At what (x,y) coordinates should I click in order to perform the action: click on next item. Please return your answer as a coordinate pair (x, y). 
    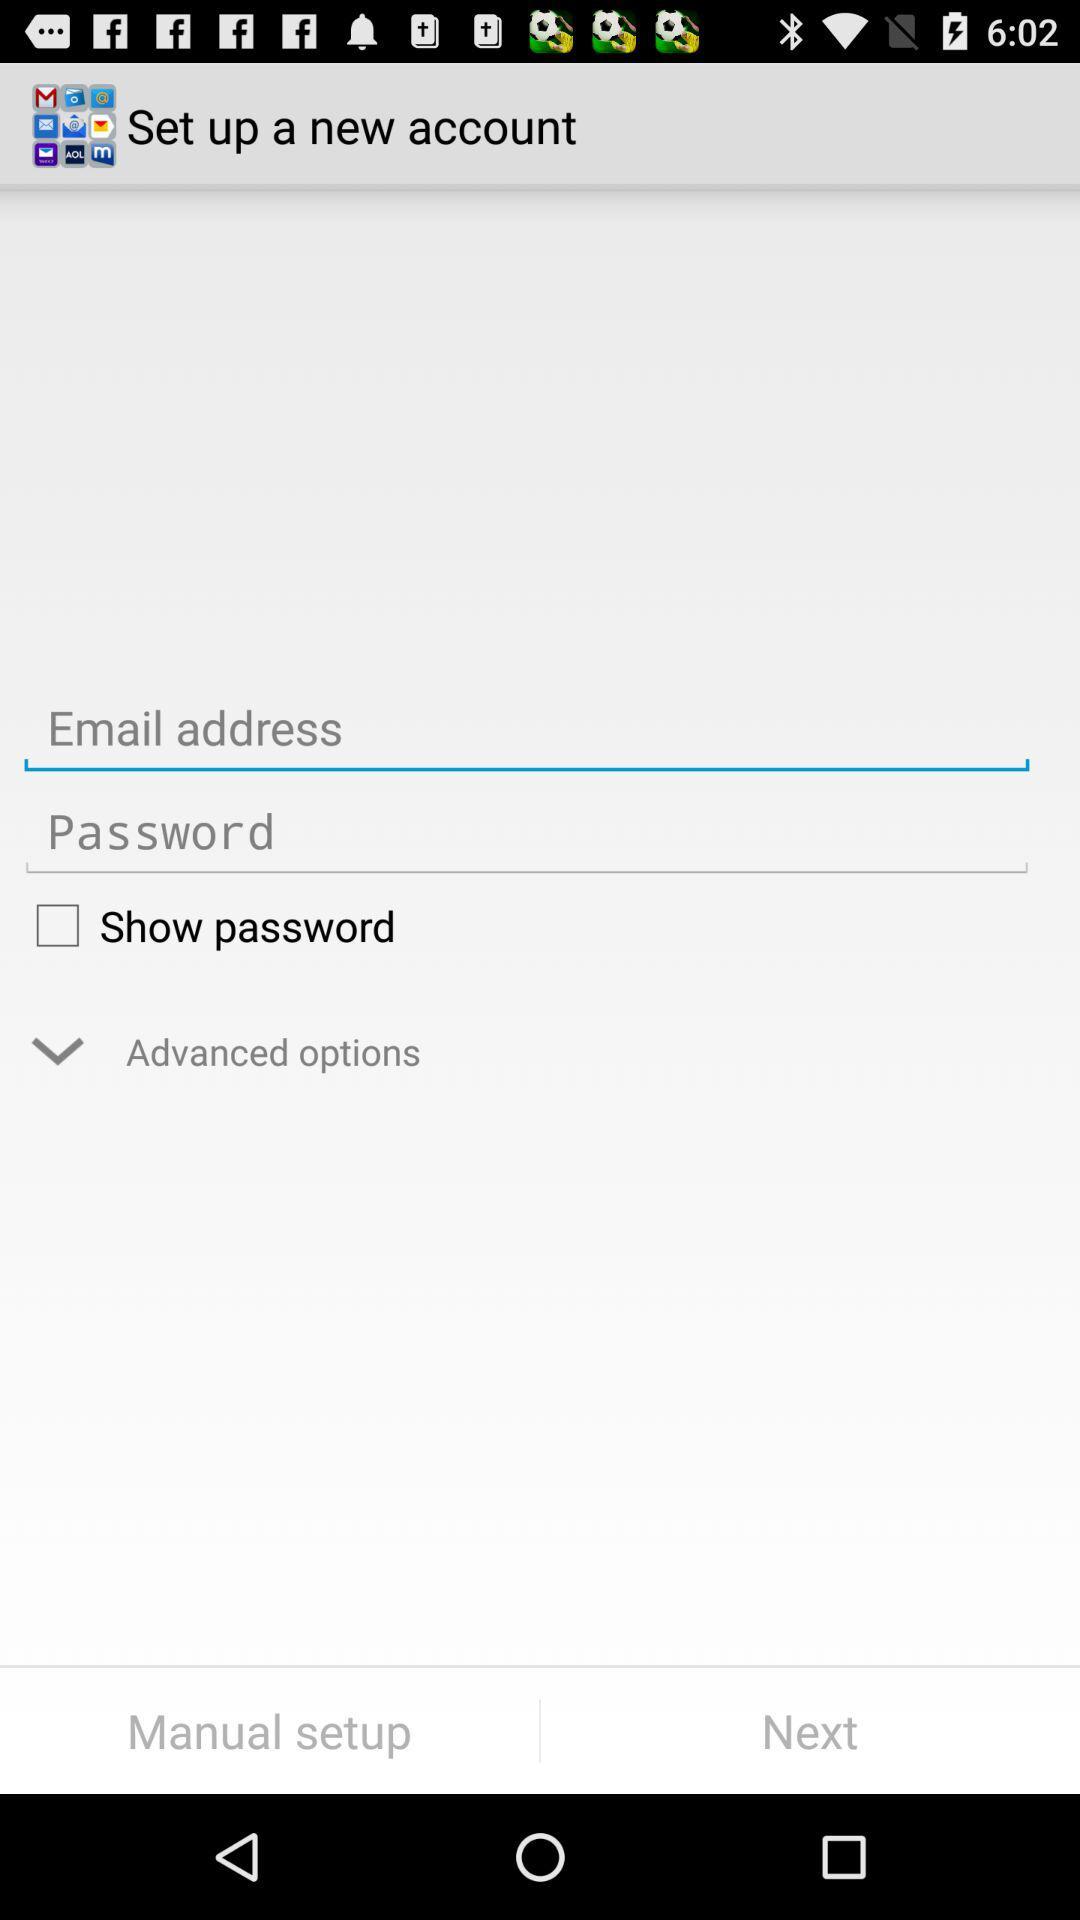
    Looking at the image, I should click on (810, 1730).